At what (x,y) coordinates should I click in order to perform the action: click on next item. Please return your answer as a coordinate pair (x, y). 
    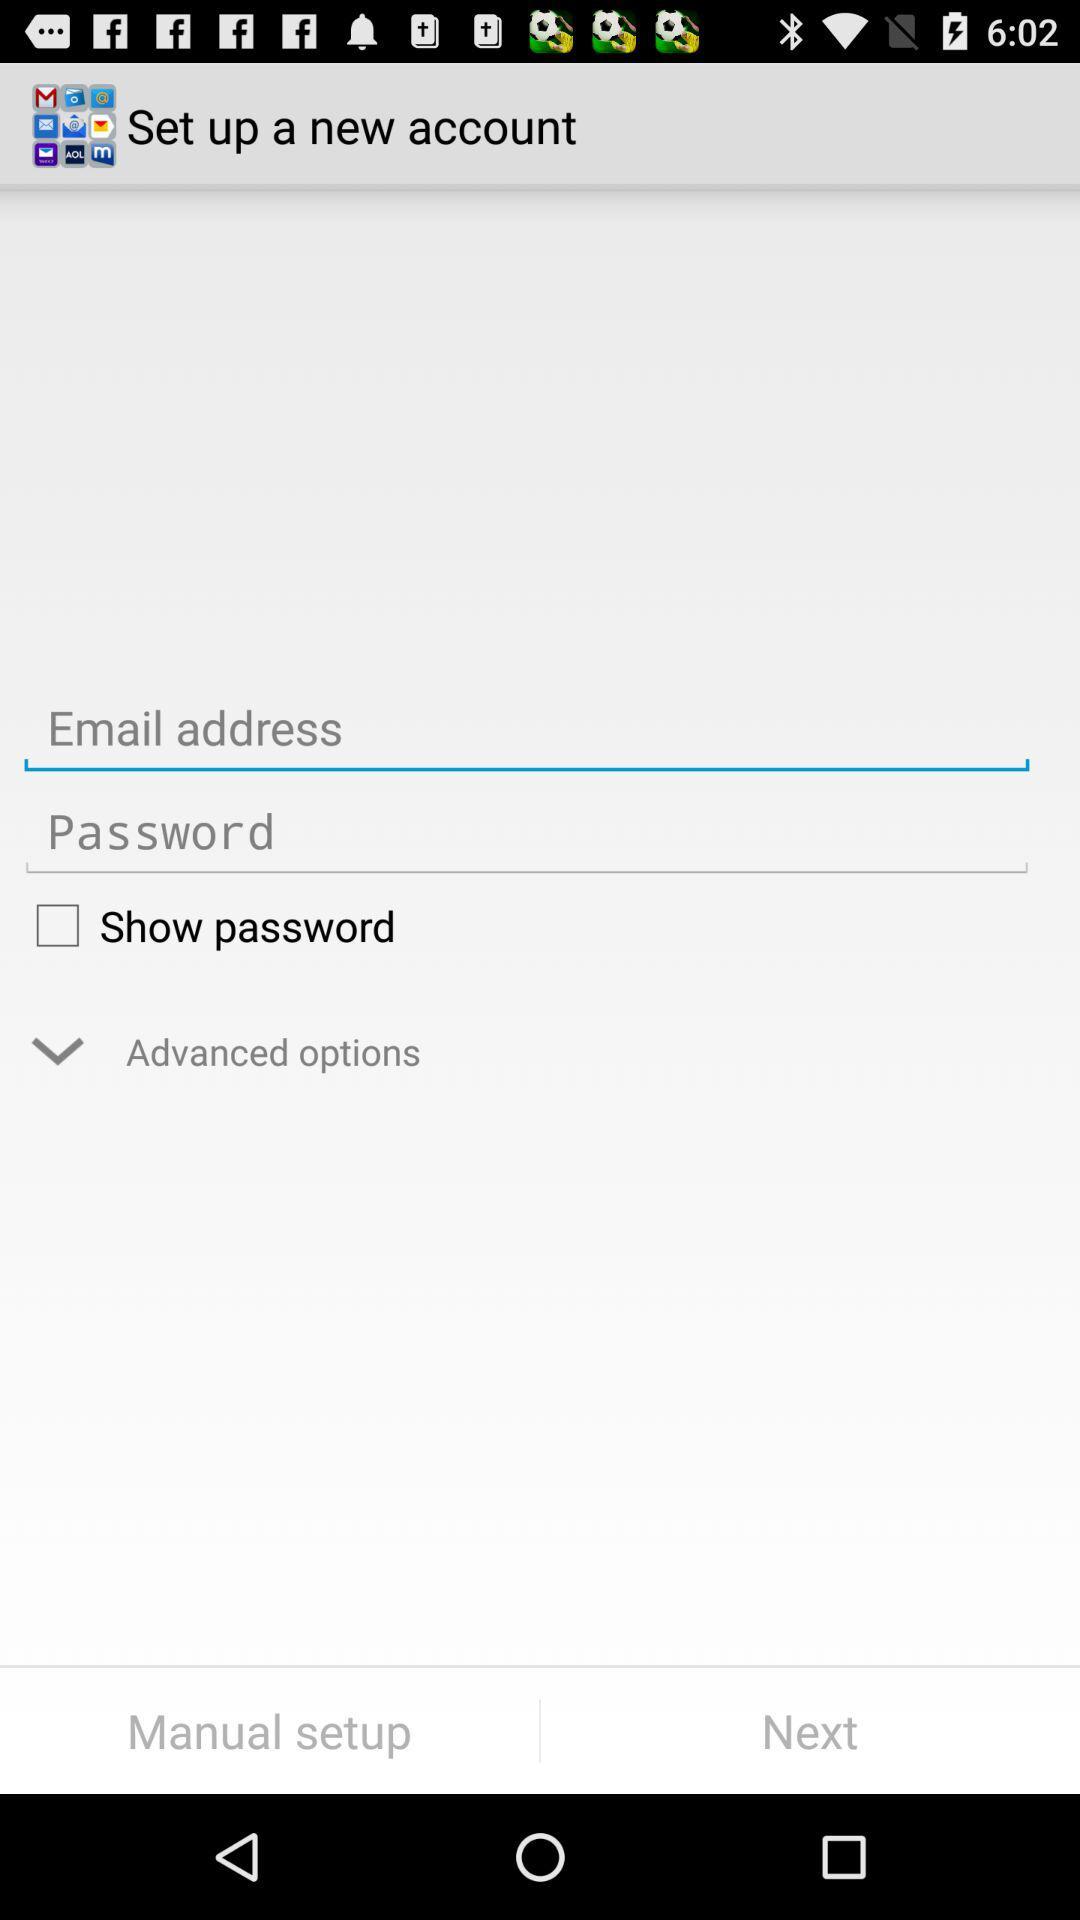
    Looking at the image, I should click on (810, 1730).